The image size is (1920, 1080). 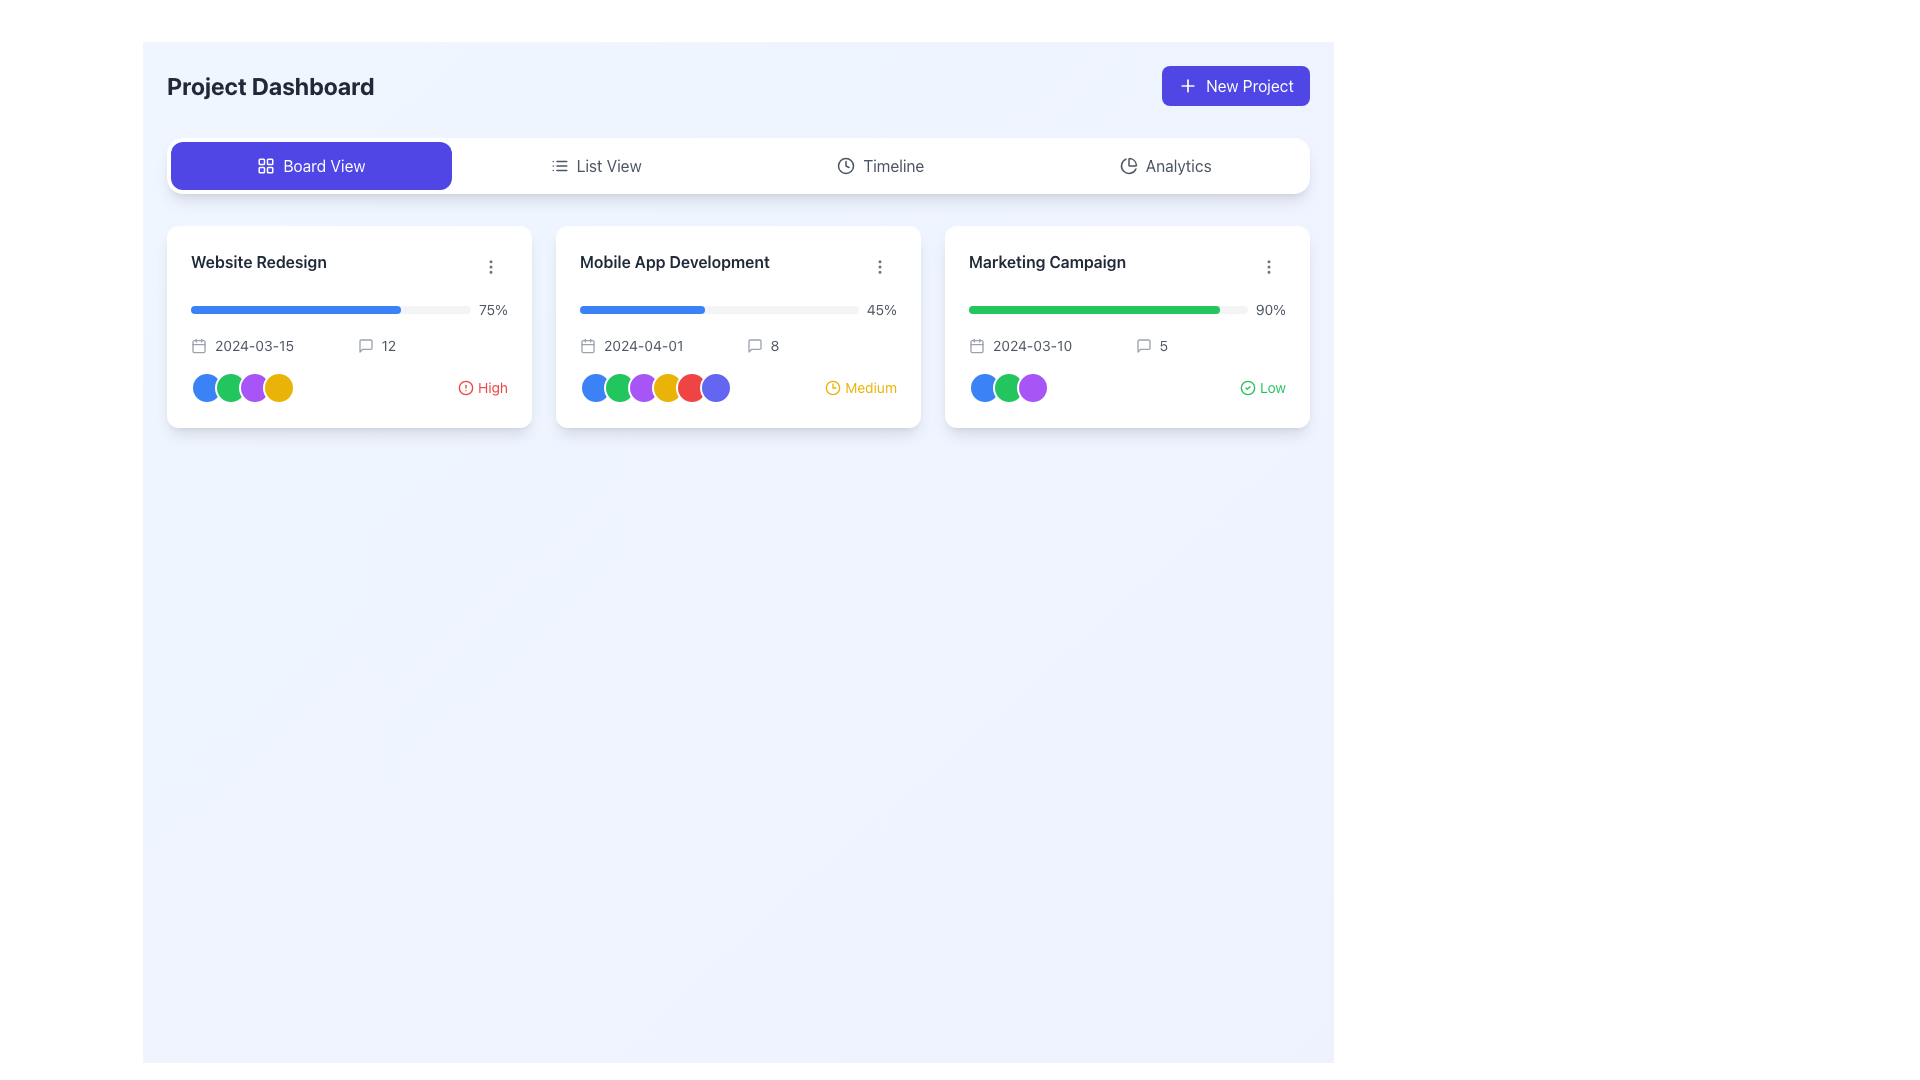 I want to click on the blue filled portion of the progress bar in the 'Website Redesign' card to visually indicate progress, so click(x=295, y=309).